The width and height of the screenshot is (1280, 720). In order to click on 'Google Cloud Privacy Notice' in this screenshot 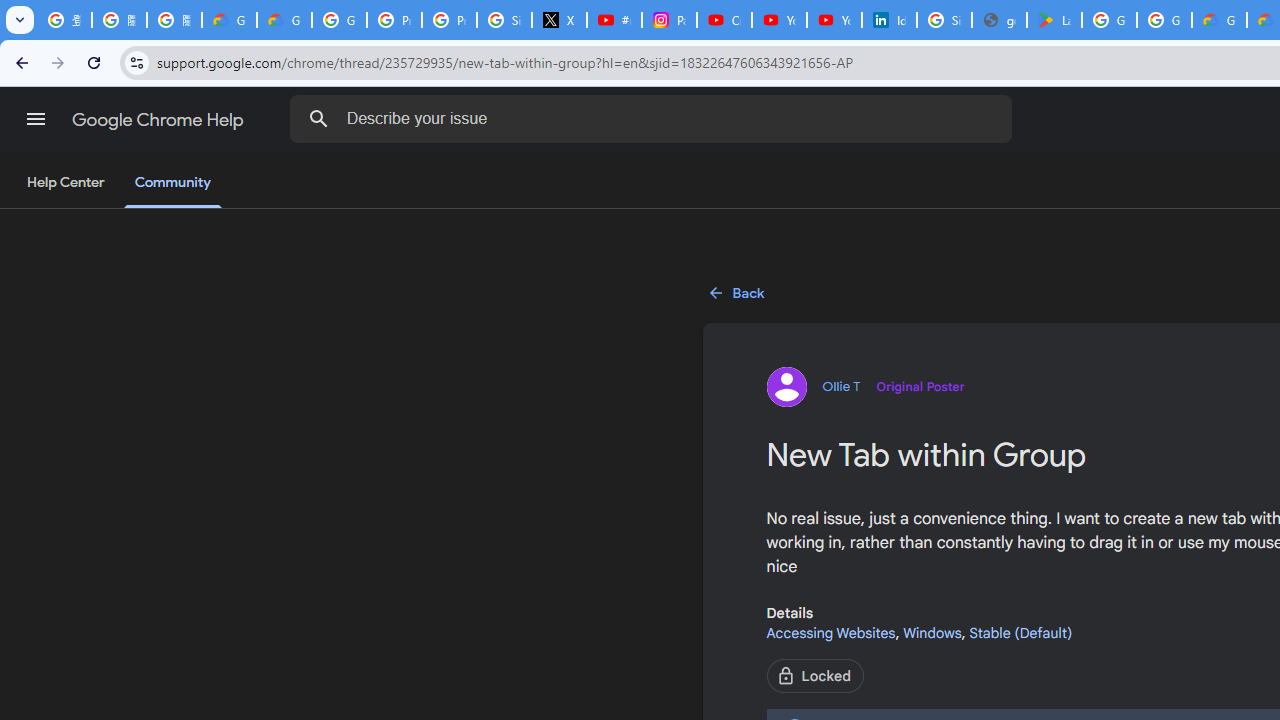, I will do `click(283, 20)`.